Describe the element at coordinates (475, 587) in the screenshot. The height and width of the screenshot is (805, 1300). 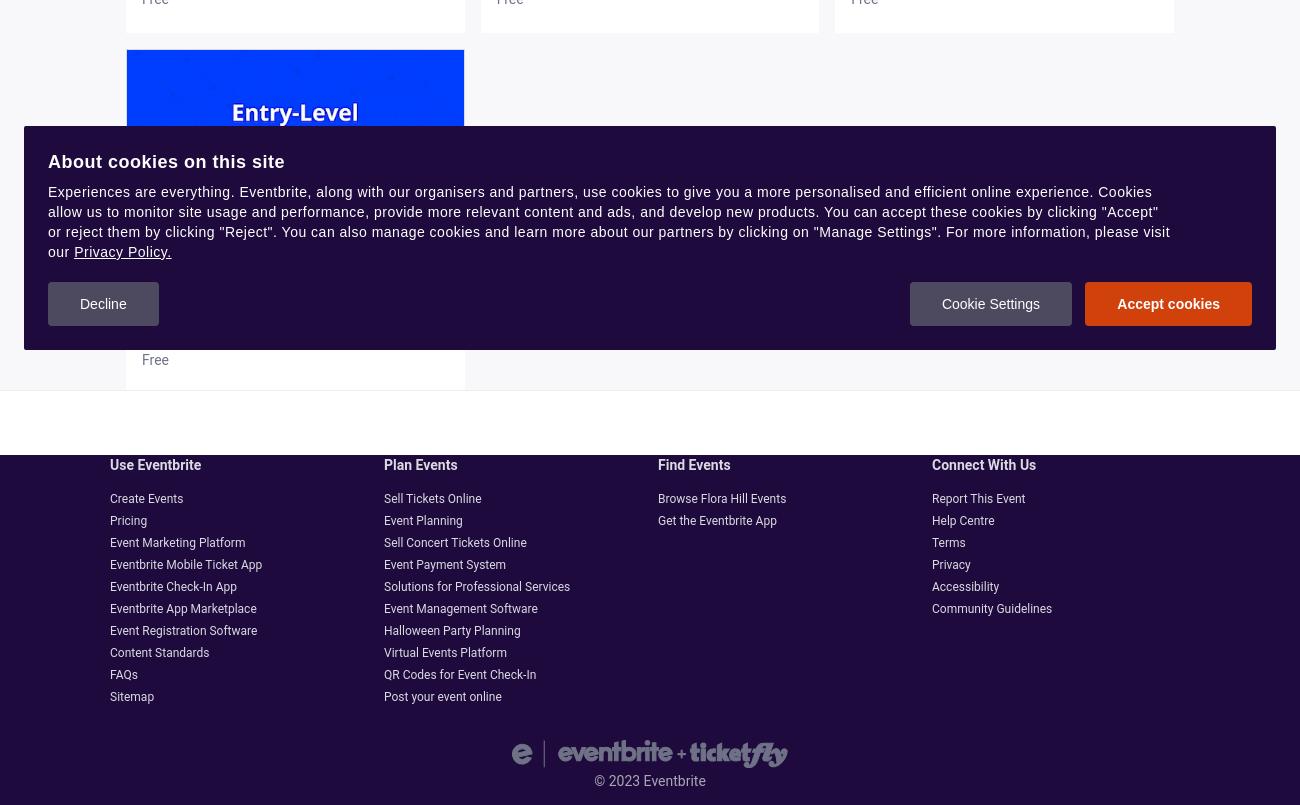
I see `'Solutions for Professional Services'` at that location.